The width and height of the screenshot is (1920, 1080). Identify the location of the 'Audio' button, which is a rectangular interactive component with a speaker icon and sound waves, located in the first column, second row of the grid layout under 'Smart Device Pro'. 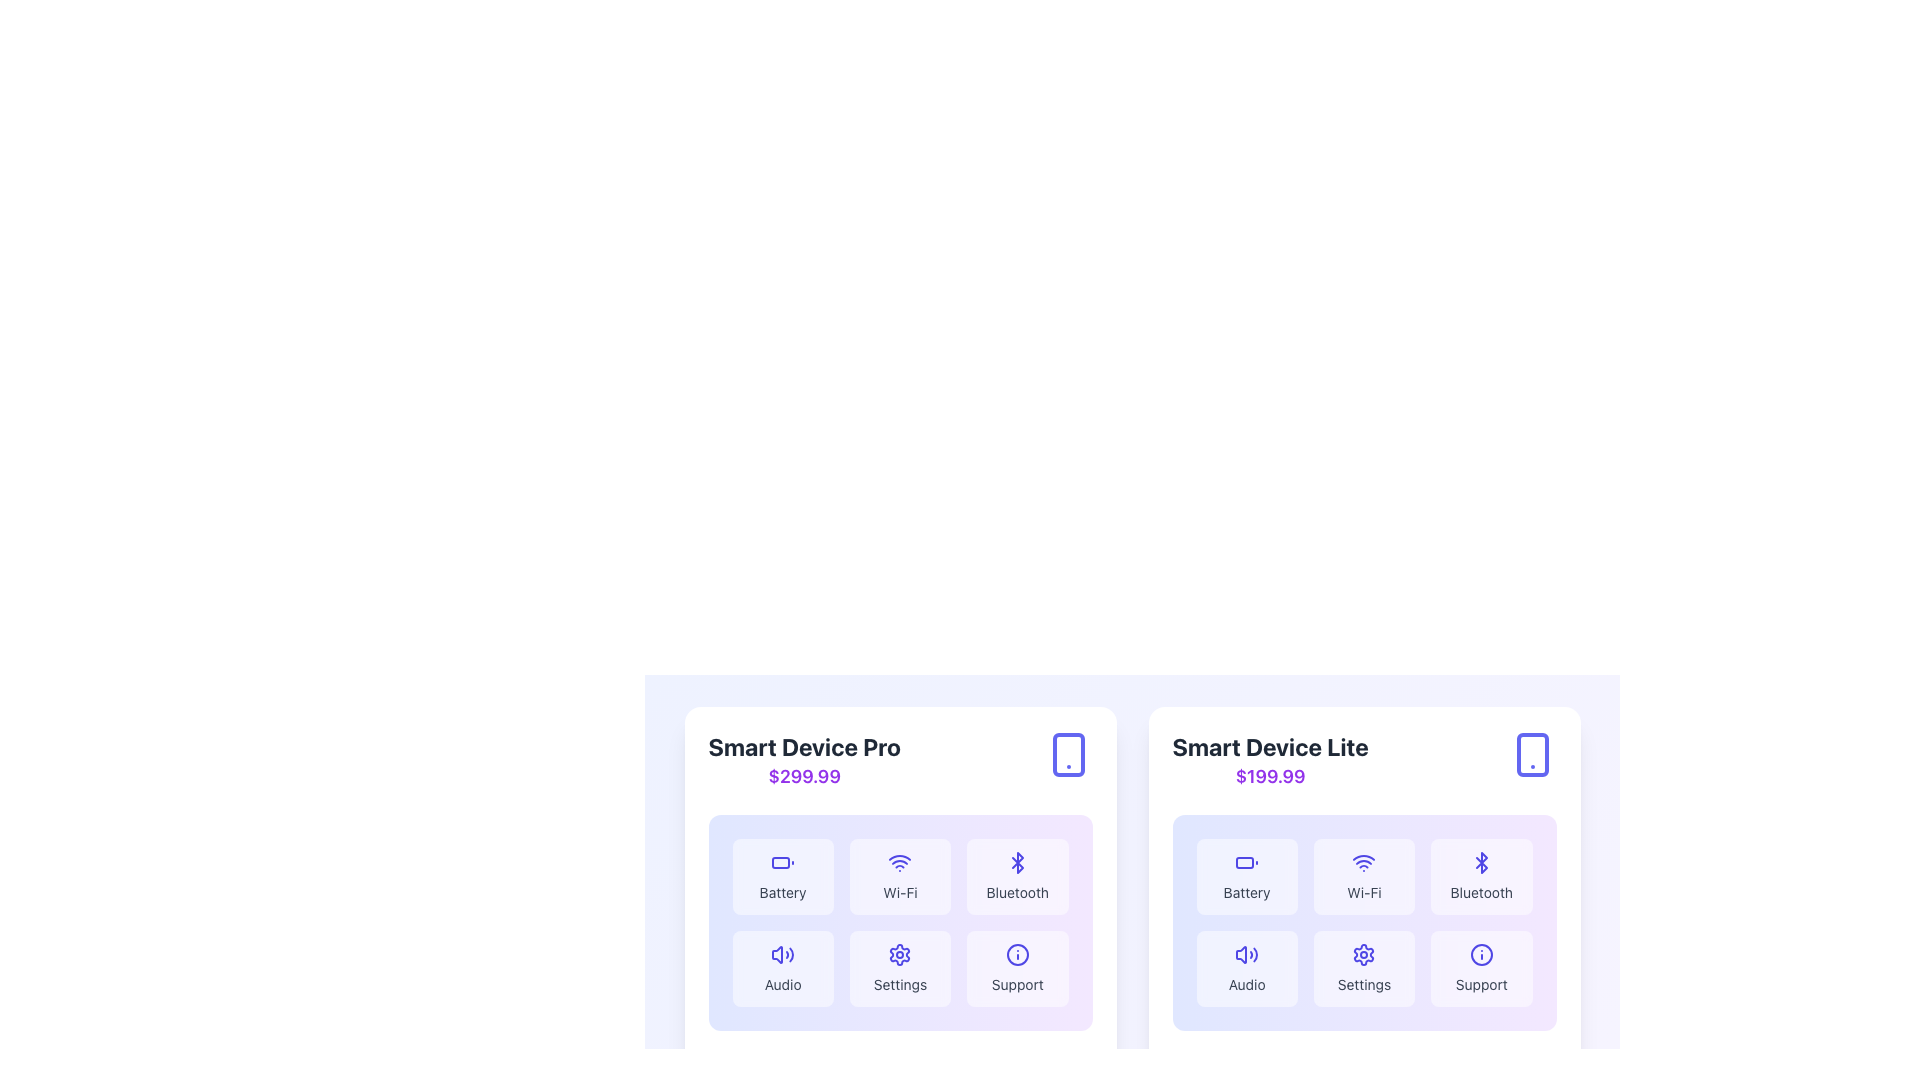
(782, 967).